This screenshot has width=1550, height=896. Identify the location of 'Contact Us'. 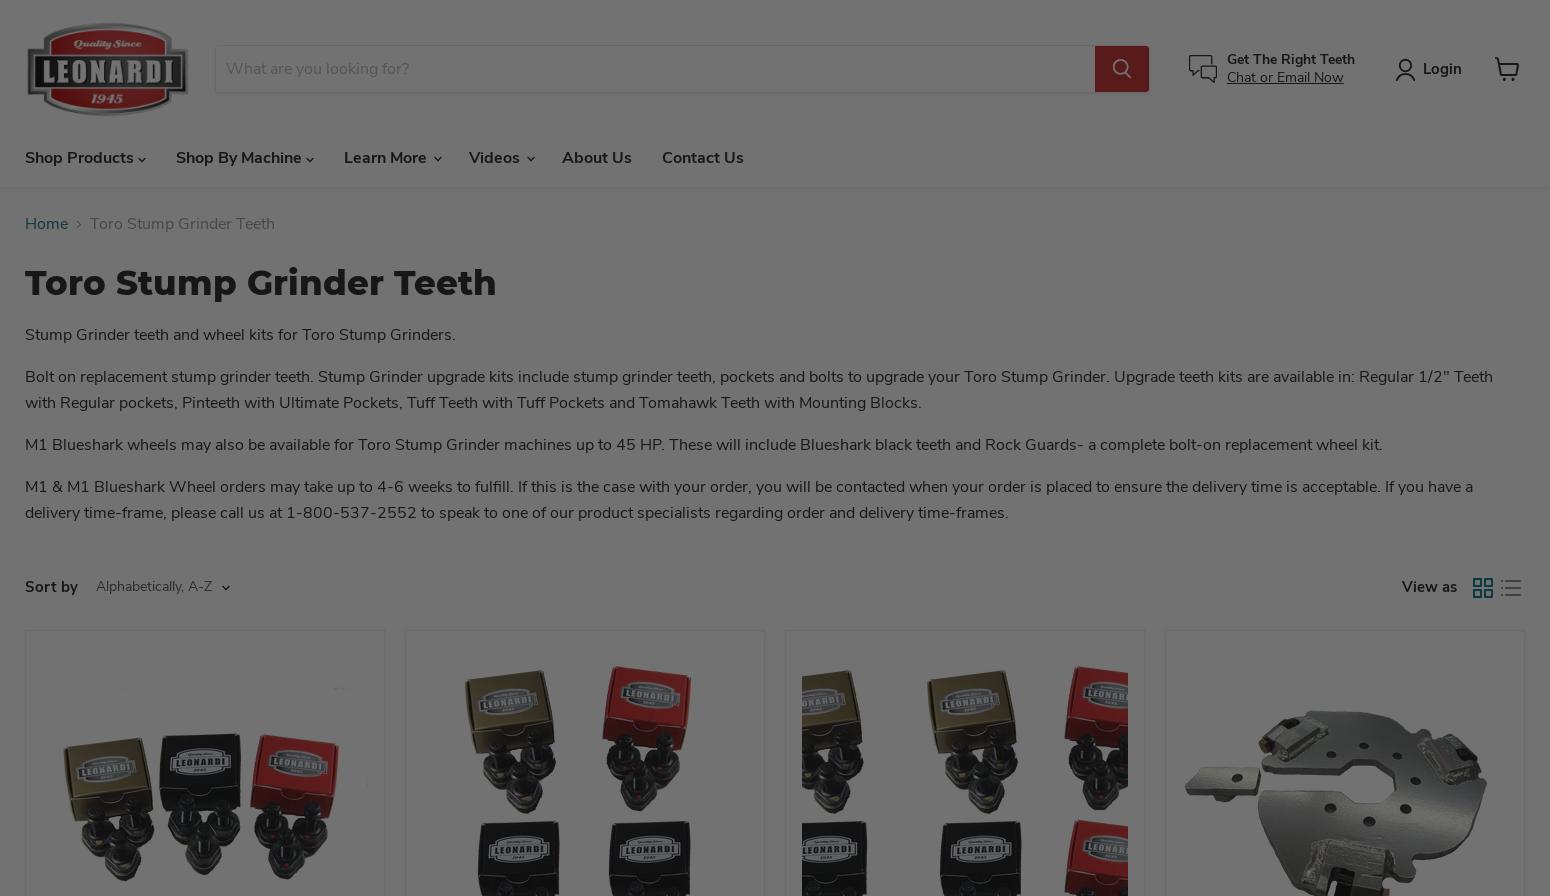
(702, 156).